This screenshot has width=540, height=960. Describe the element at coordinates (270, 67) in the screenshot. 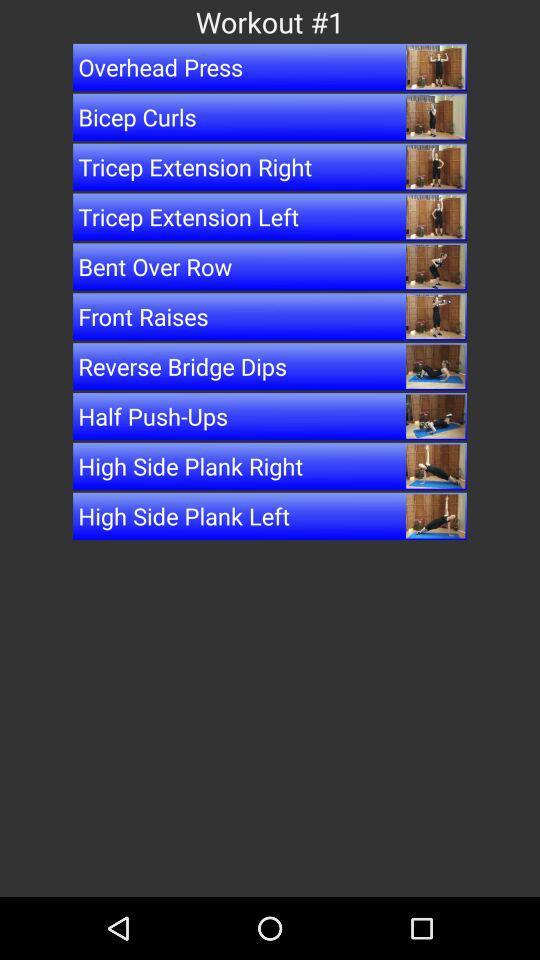

I see `the item above the bicep curls icon` at that location.